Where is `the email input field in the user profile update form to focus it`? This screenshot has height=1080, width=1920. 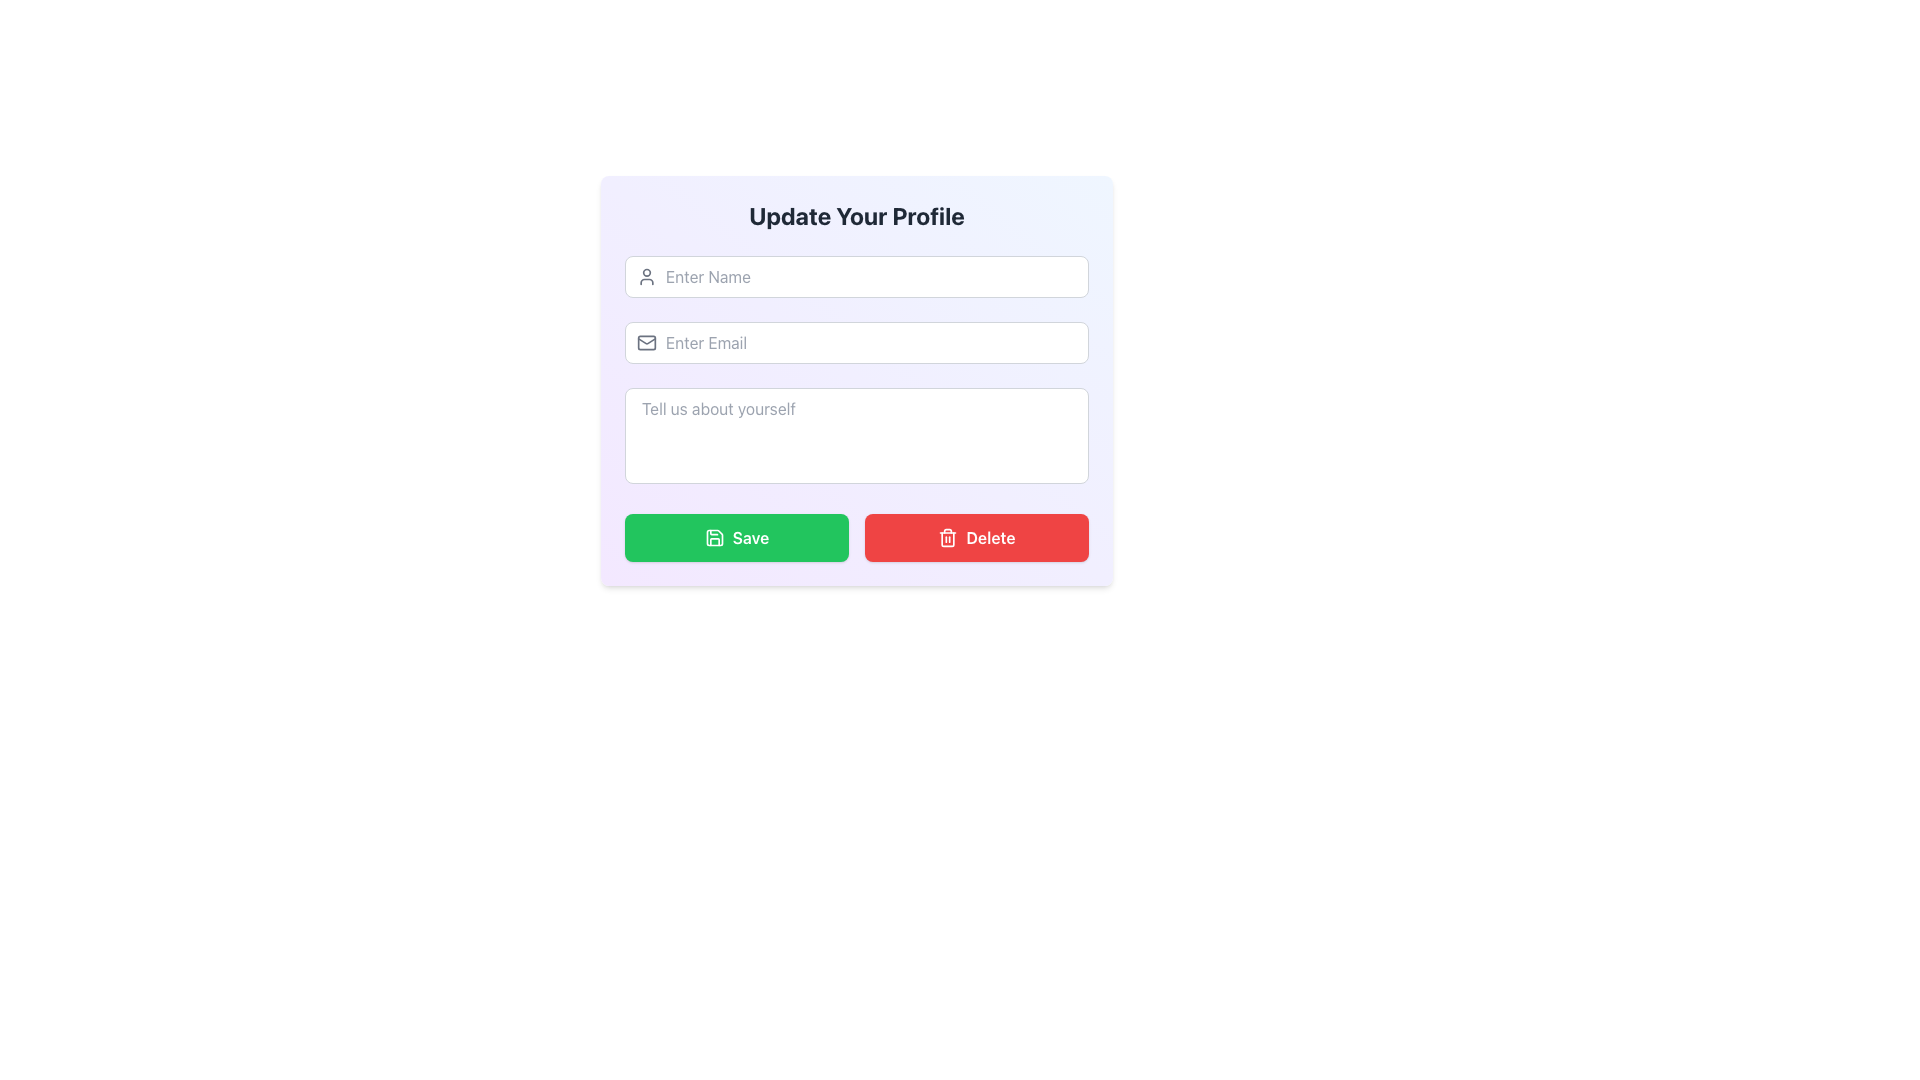 the email input field in the user profile update form to focus it is located at coordinates (857, 342).